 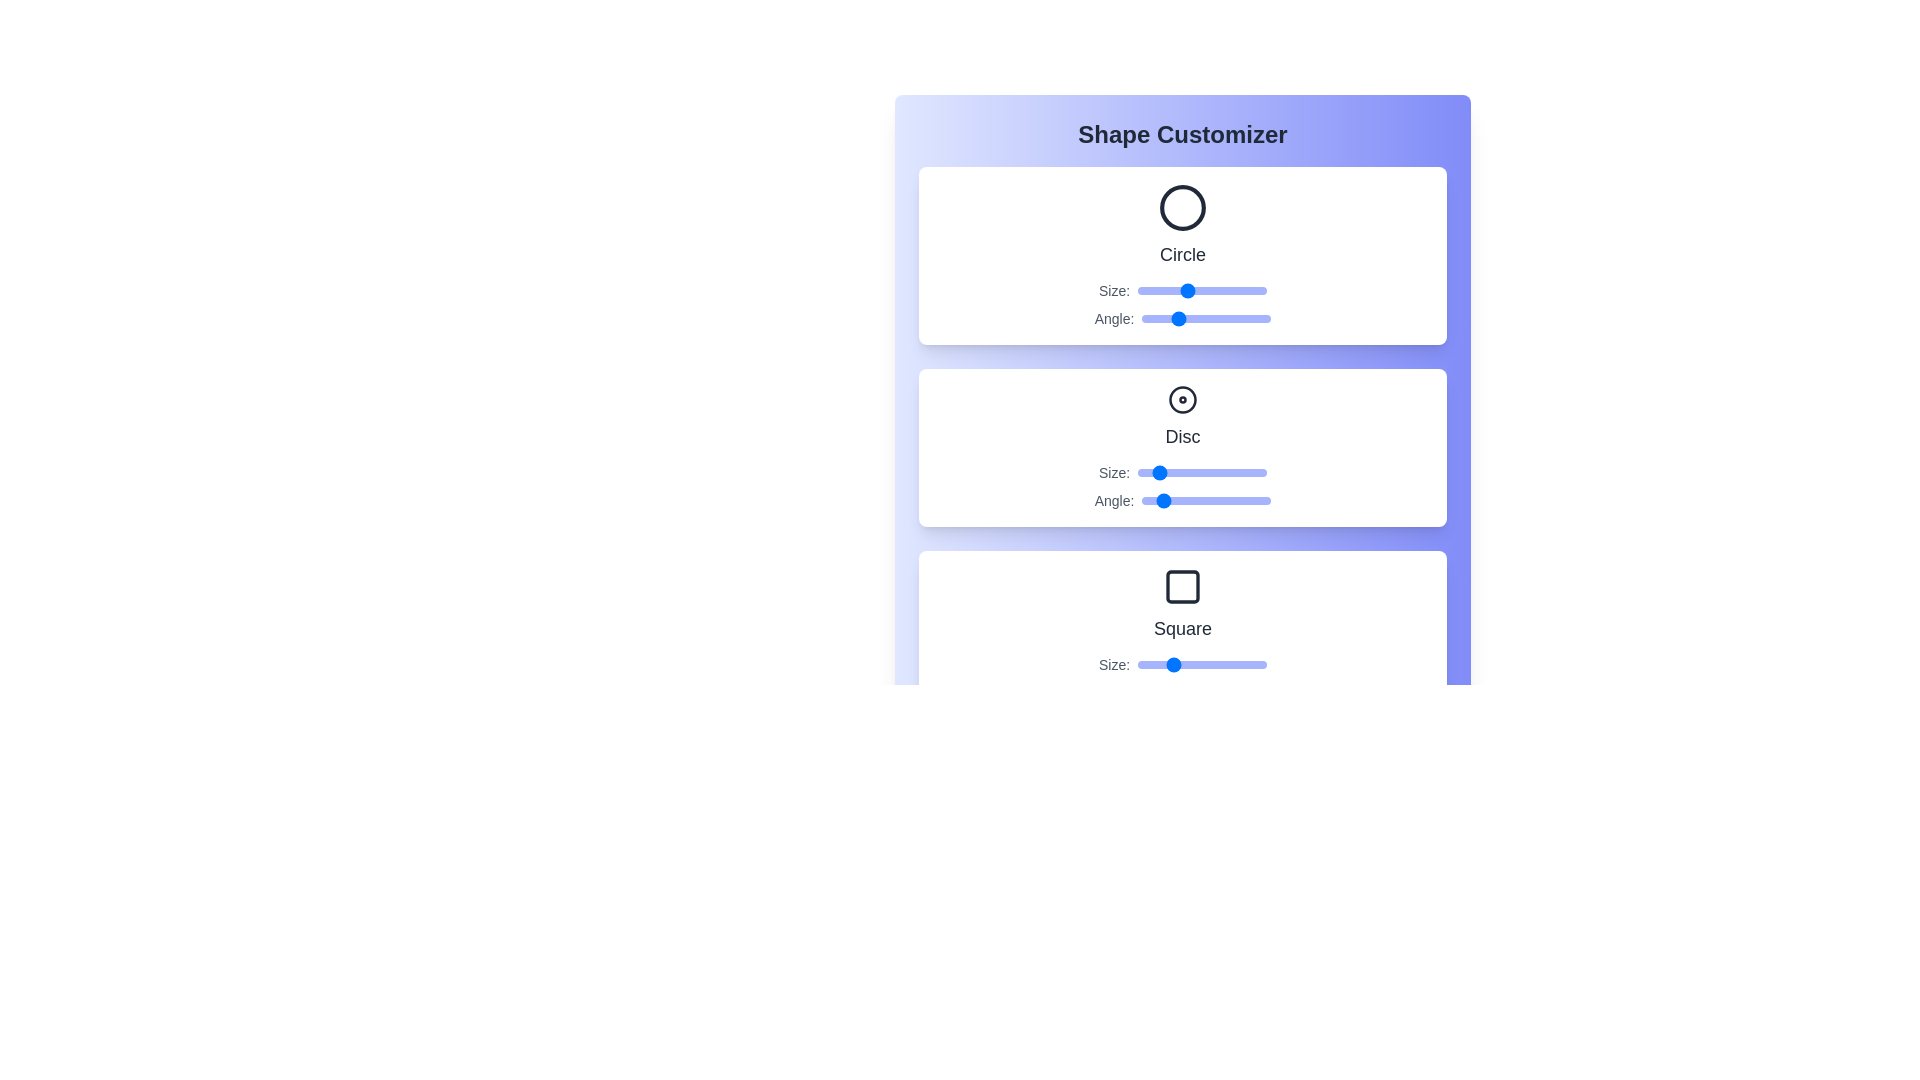 I want to click on the icon of the shape Square, so click(x=1182, y=585).